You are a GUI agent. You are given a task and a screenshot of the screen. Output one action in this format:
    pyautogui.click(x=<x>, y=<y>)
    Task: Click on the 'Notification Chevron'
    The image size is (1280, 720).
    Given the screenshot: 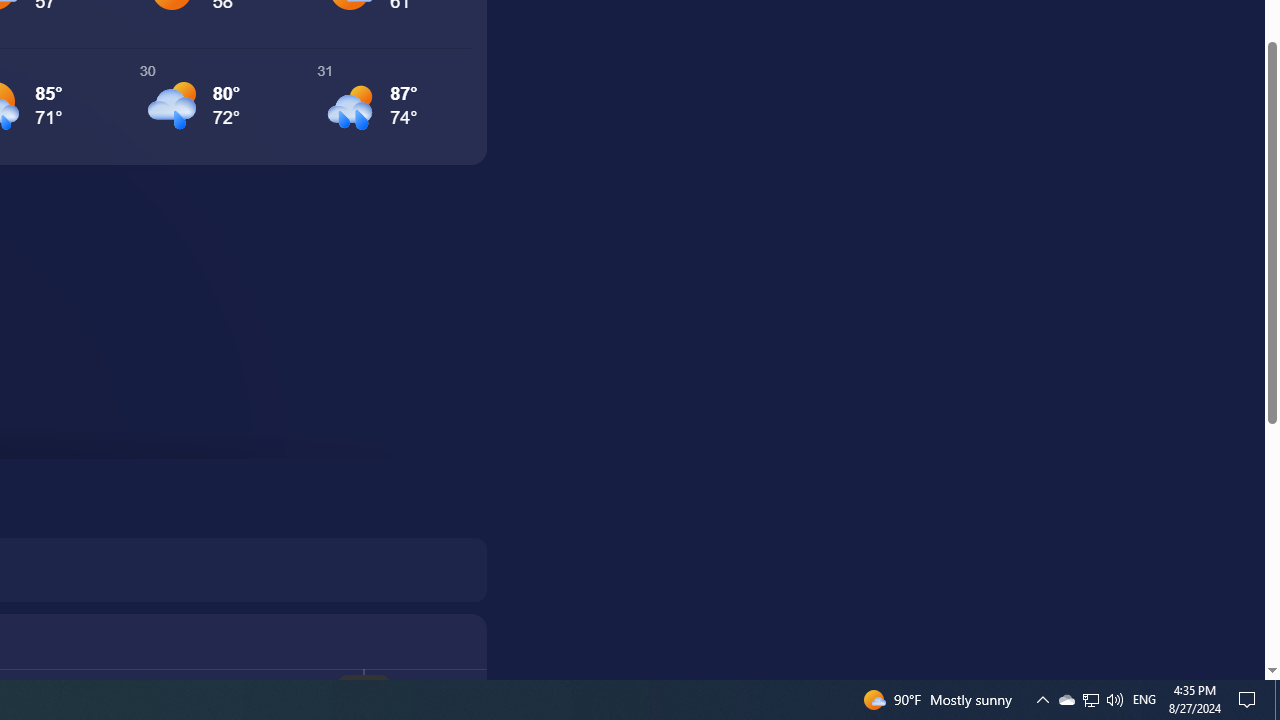 What is the action you would take?
    pyautogui.click(x=1041, y=698)
    